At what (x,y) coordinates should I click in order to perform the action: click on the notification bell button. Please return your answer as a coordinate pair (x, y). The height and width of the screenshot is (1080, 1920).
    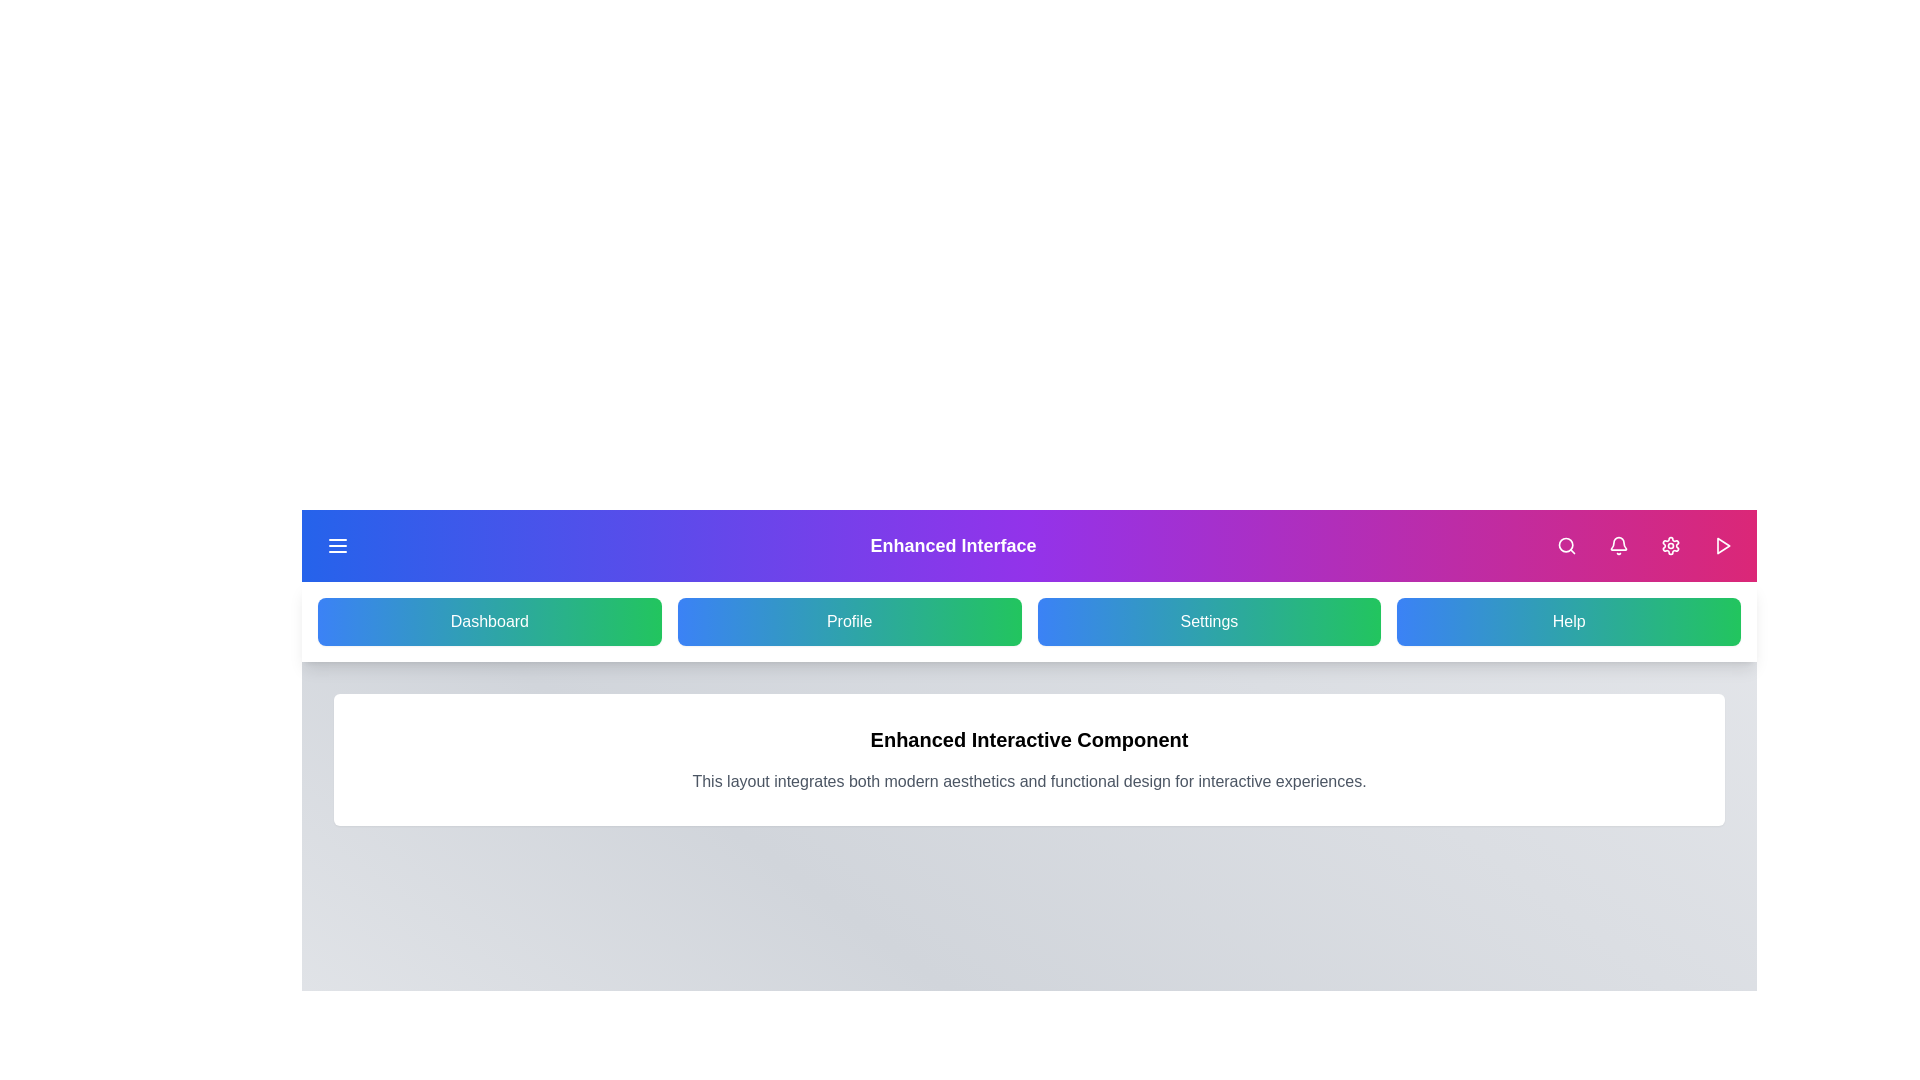
    Looking at the image, I should click on (1618, 546).